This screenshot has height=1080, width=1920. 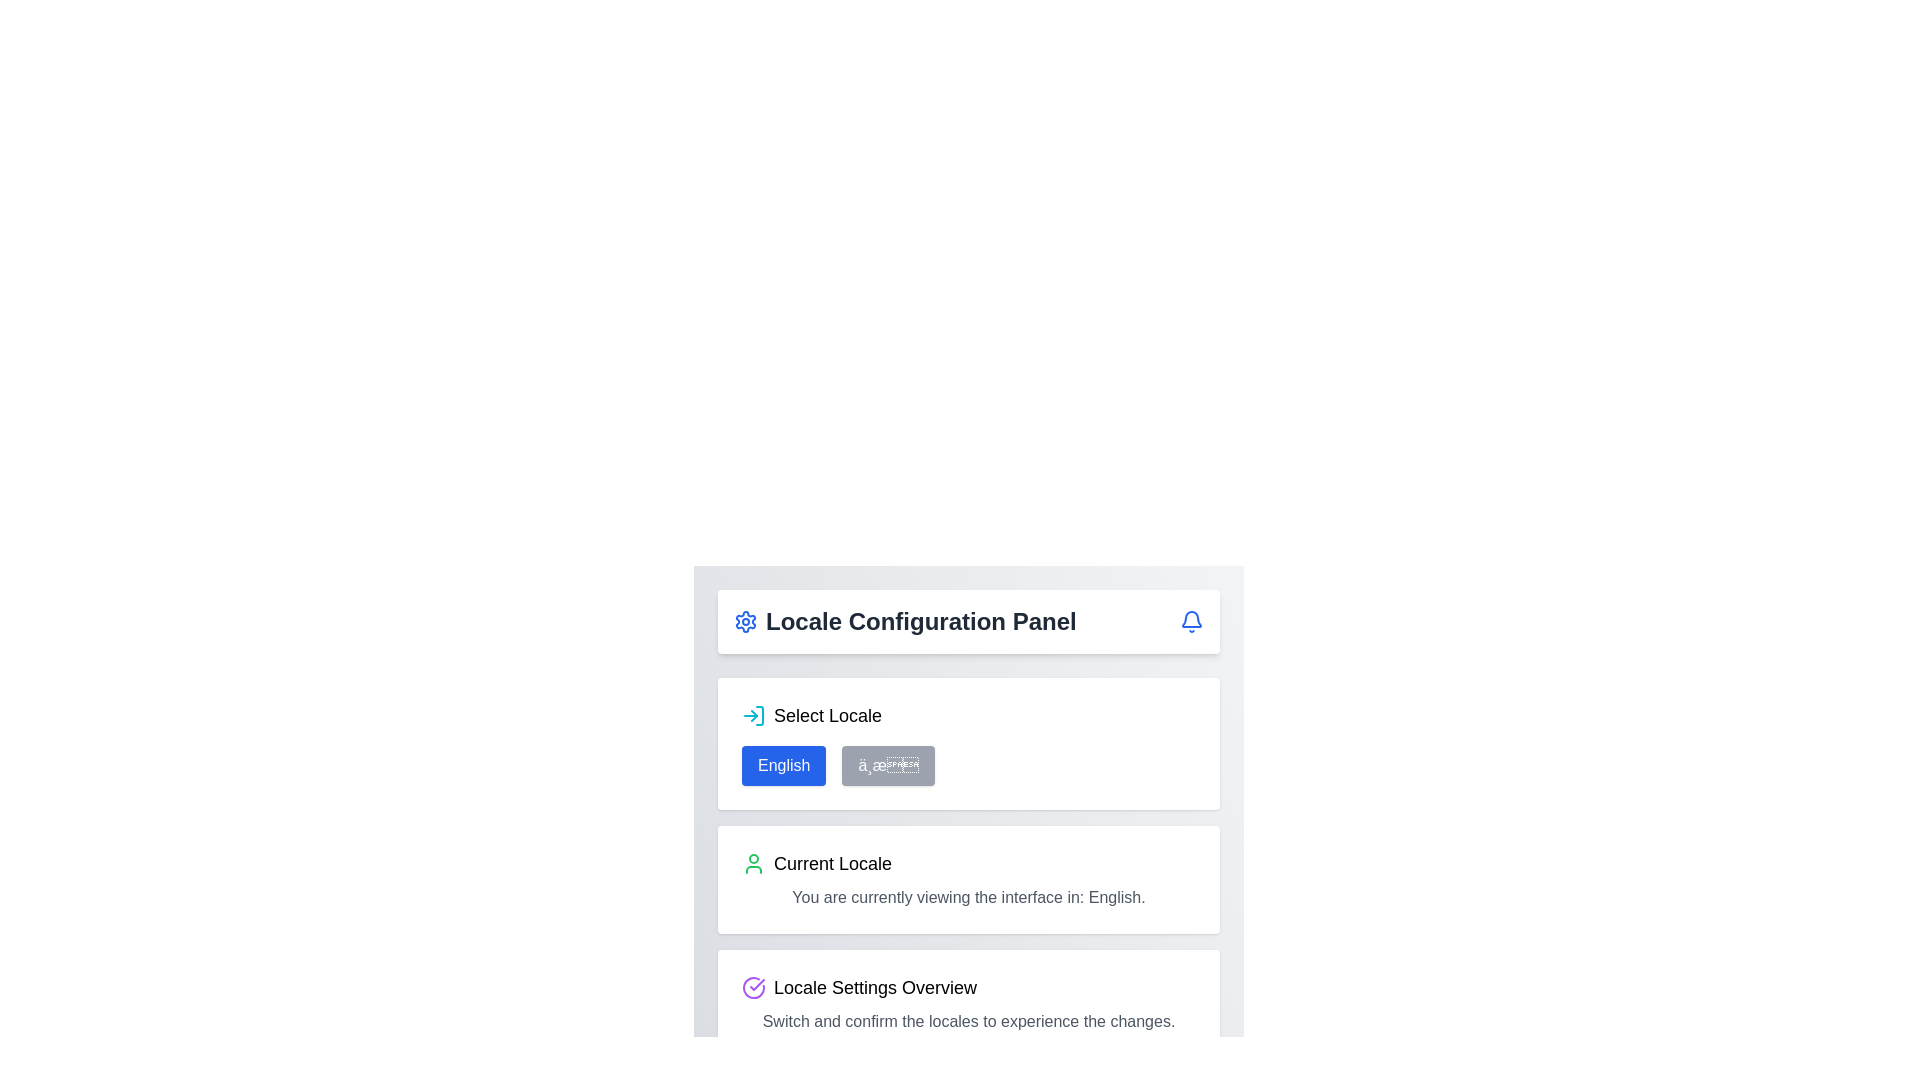 I want to click on title 'Select Locale' from the card that contains language options, positioned in the middle section of the interface under 'Locale Configuration Panel', so click(x=969, y=744).